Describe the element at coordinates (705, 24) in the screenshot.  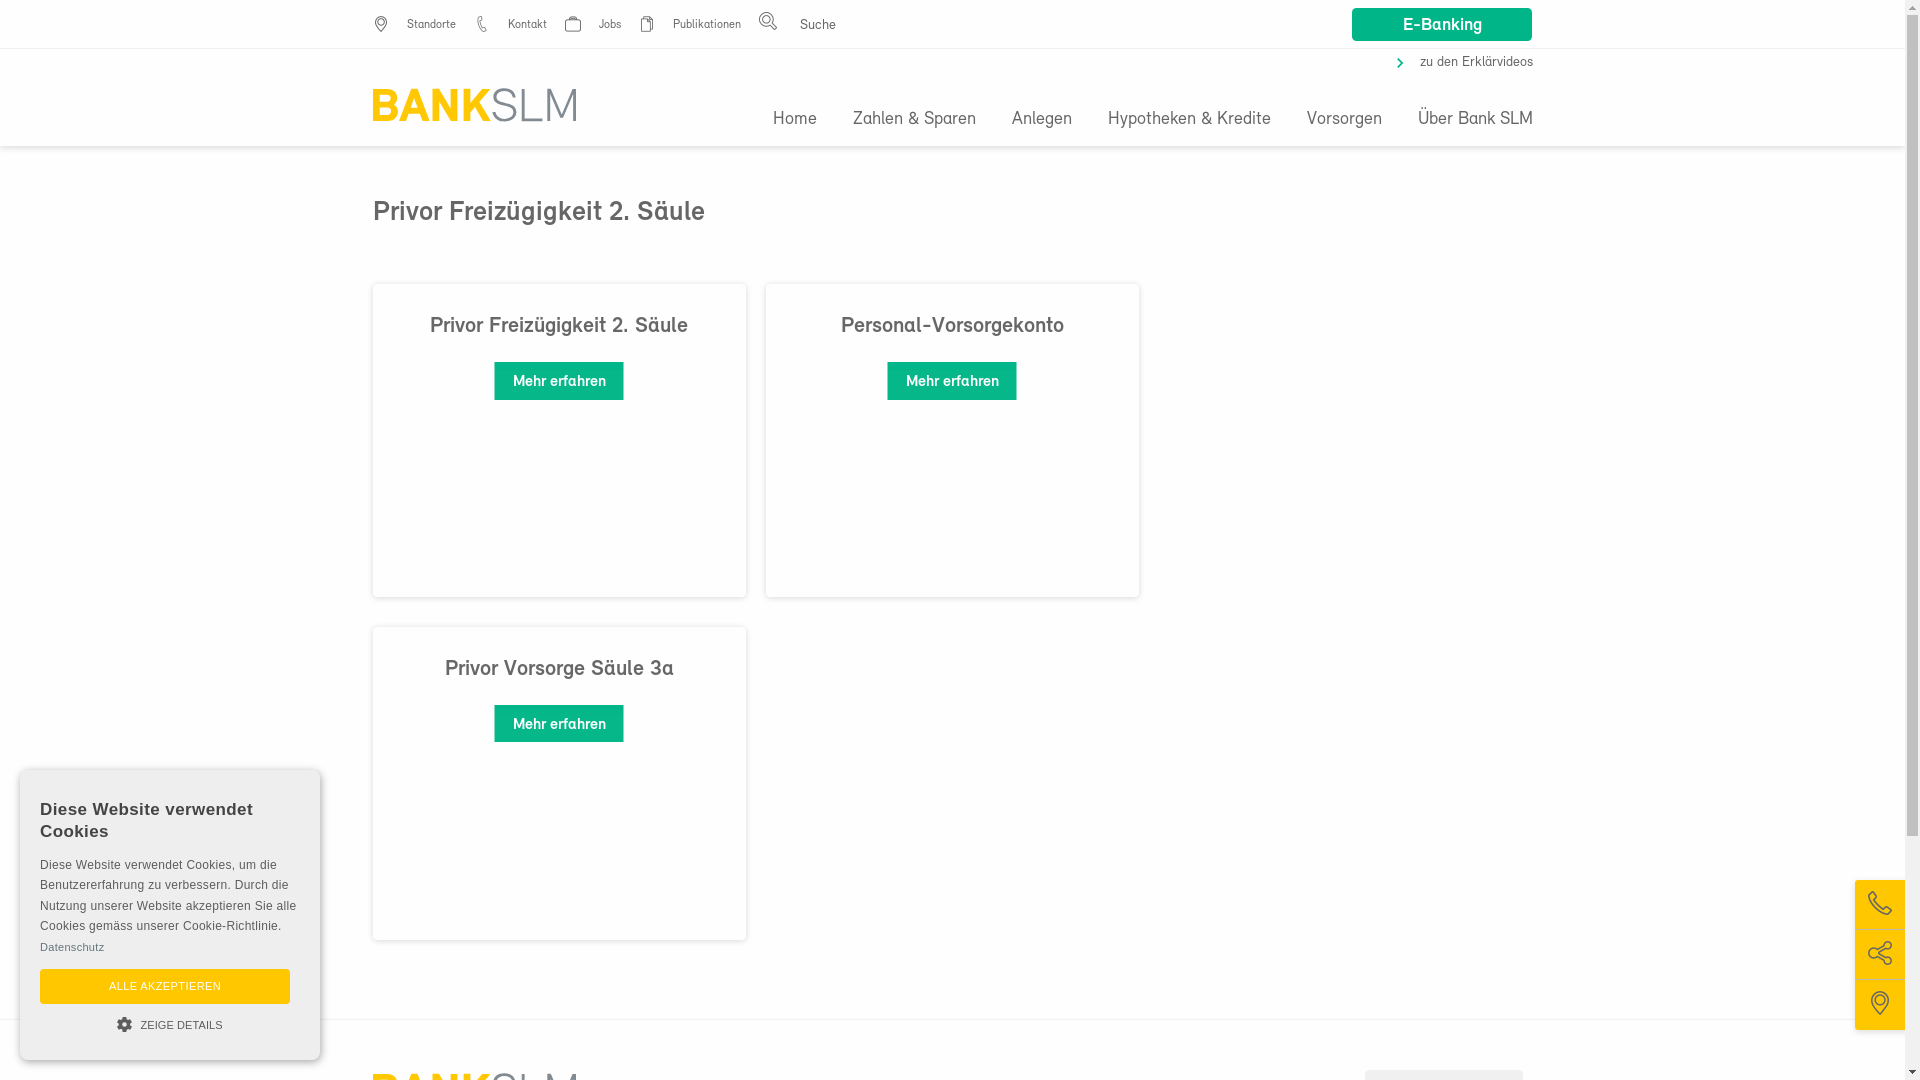
I see `'Publikationen'` at that location.